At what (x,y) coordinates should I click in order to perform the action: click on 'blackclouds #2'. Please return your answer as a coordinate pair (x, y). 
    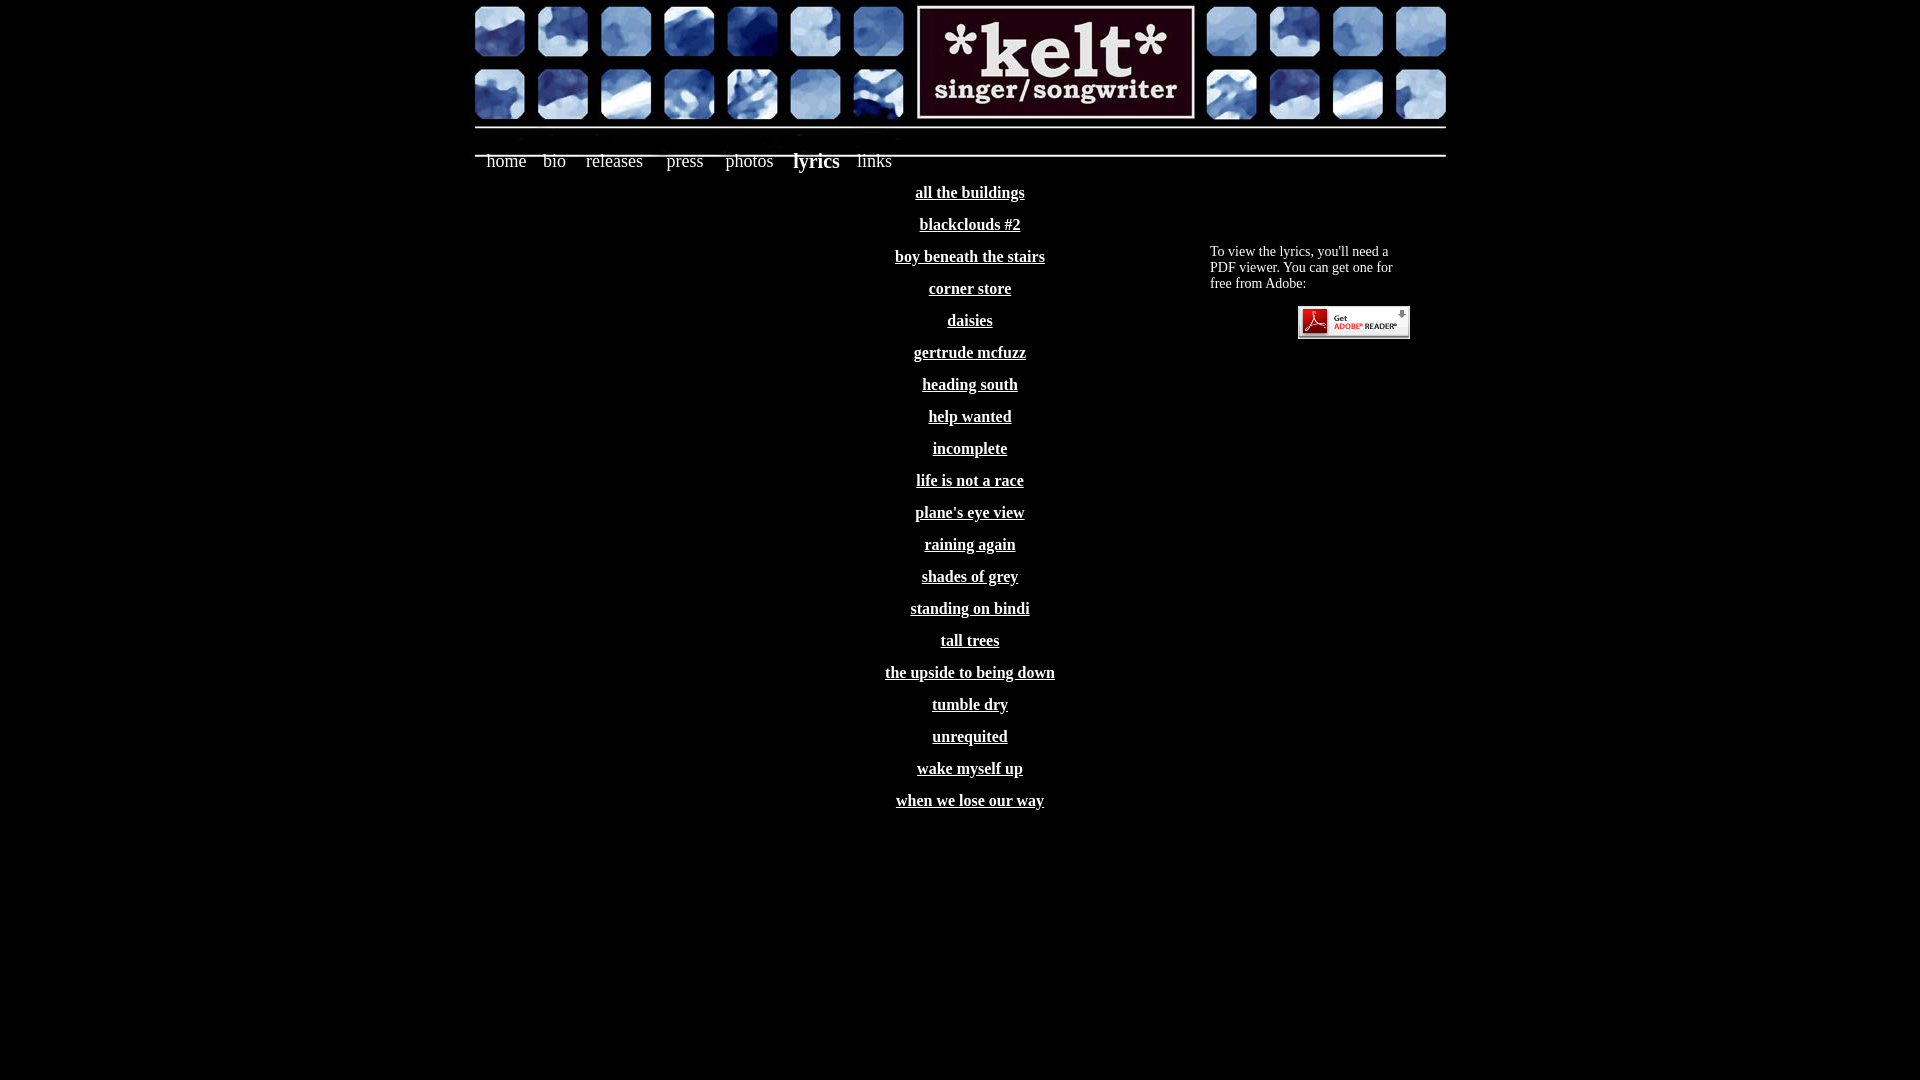
    Looking at the image, I should click on (919, 224).